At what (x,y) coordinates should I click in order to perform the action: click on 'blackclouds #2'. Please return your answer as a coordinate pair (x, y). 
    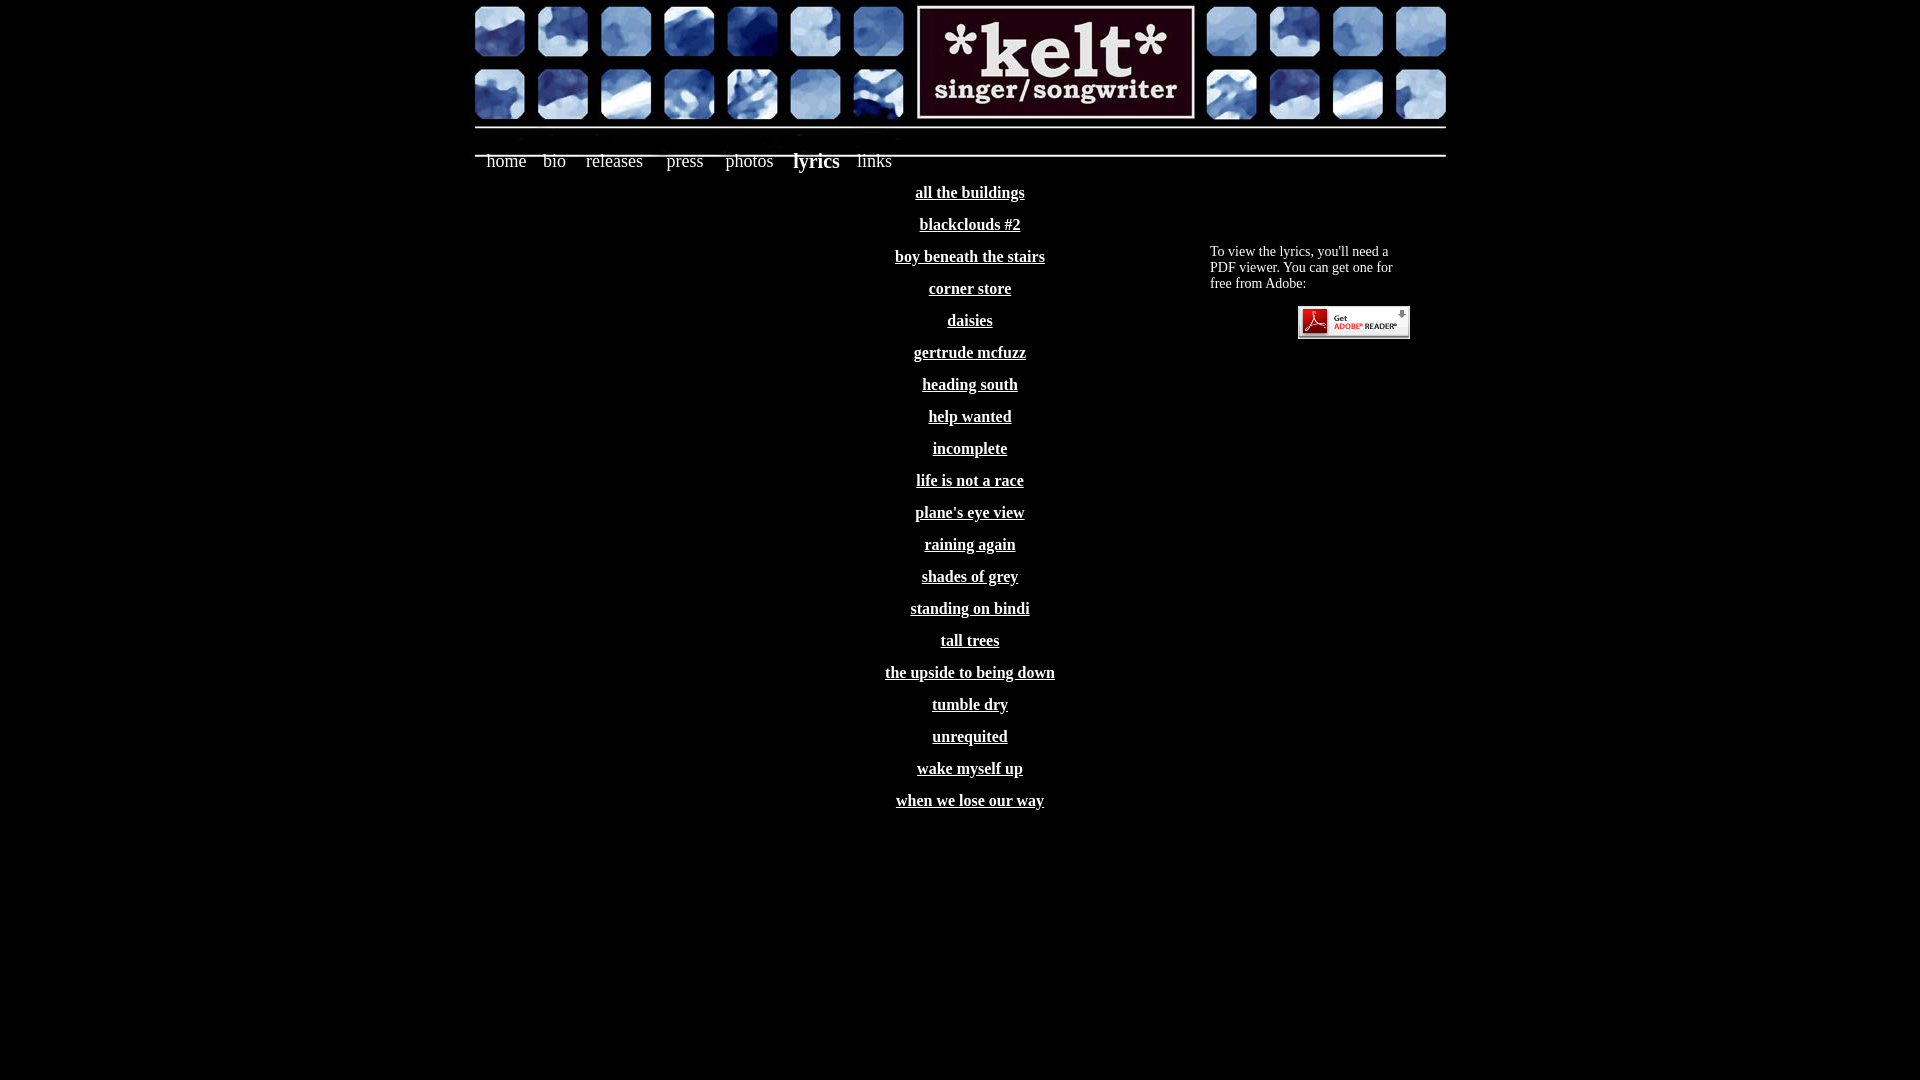
    Looking at the image, I should click on (919, 224).